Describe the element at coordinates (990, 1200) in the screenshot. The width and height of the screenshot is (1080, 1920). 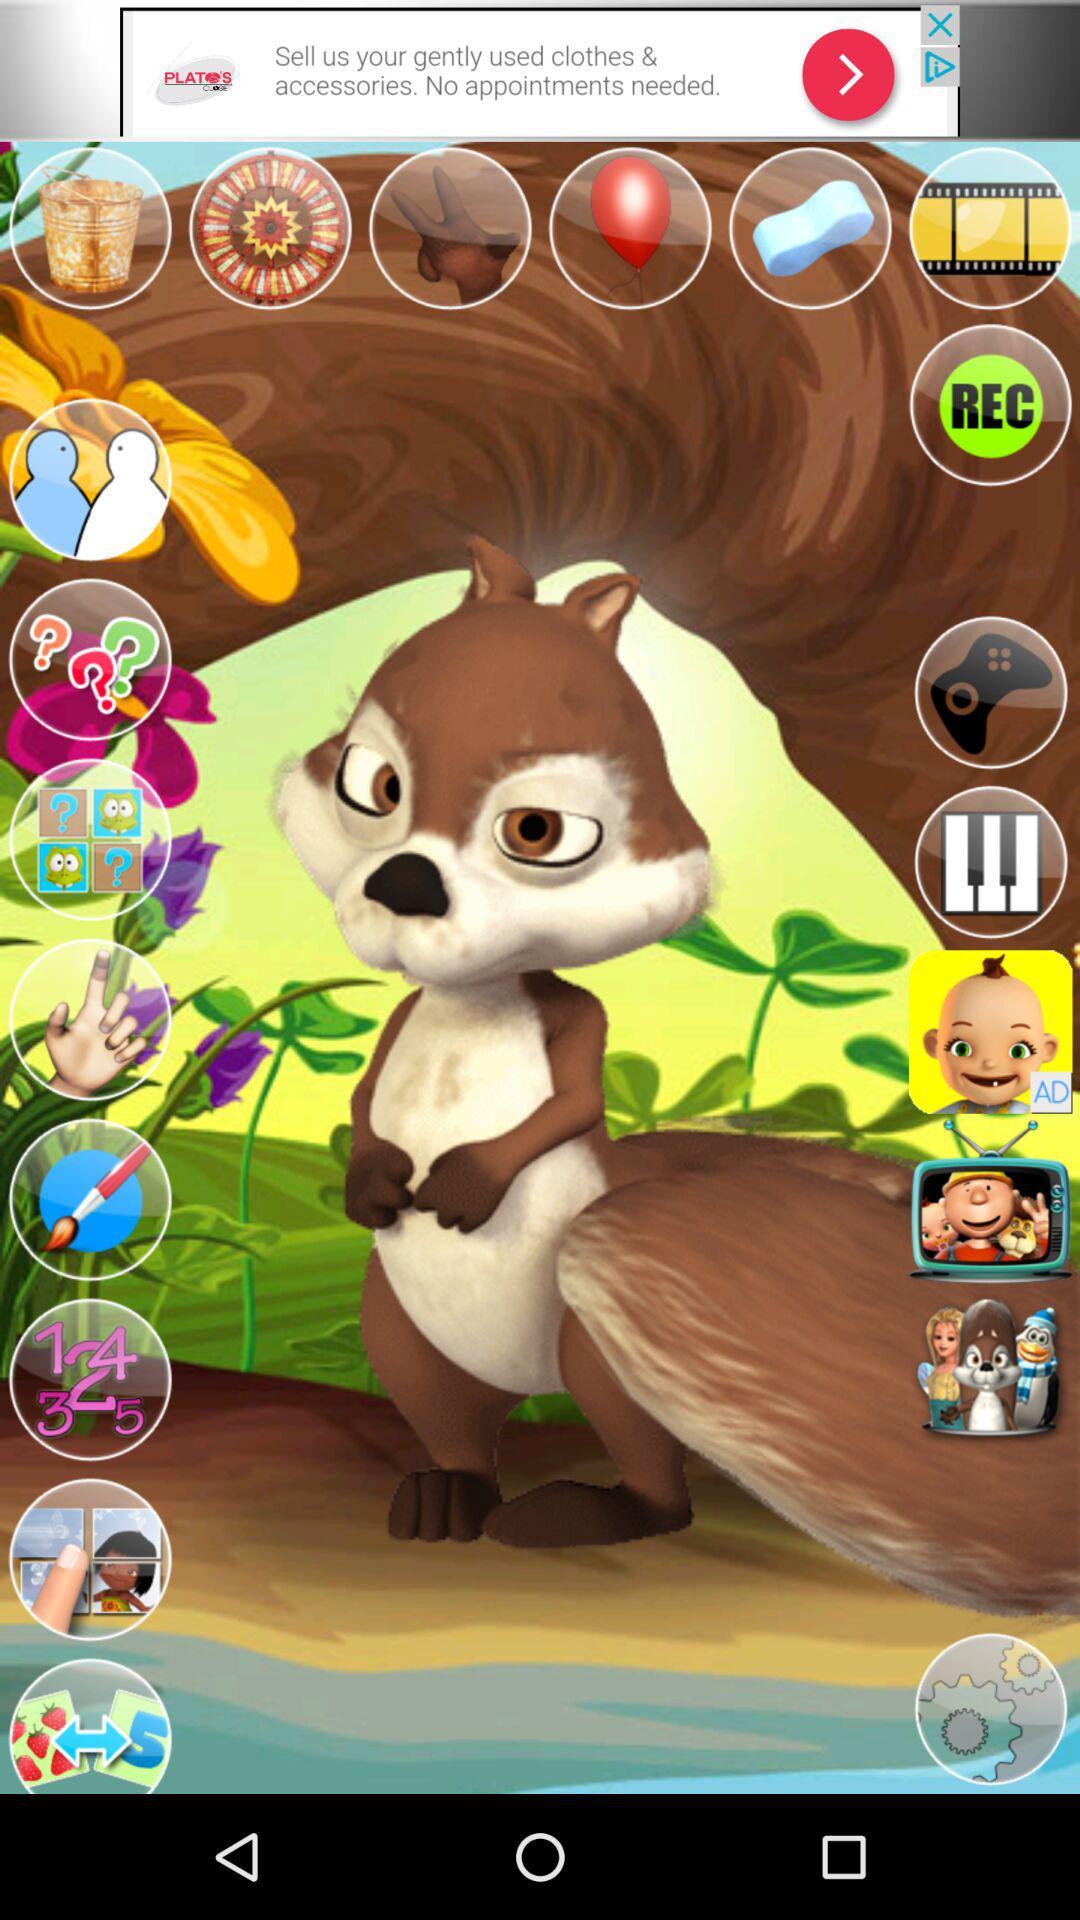
I see `app button` at that location.